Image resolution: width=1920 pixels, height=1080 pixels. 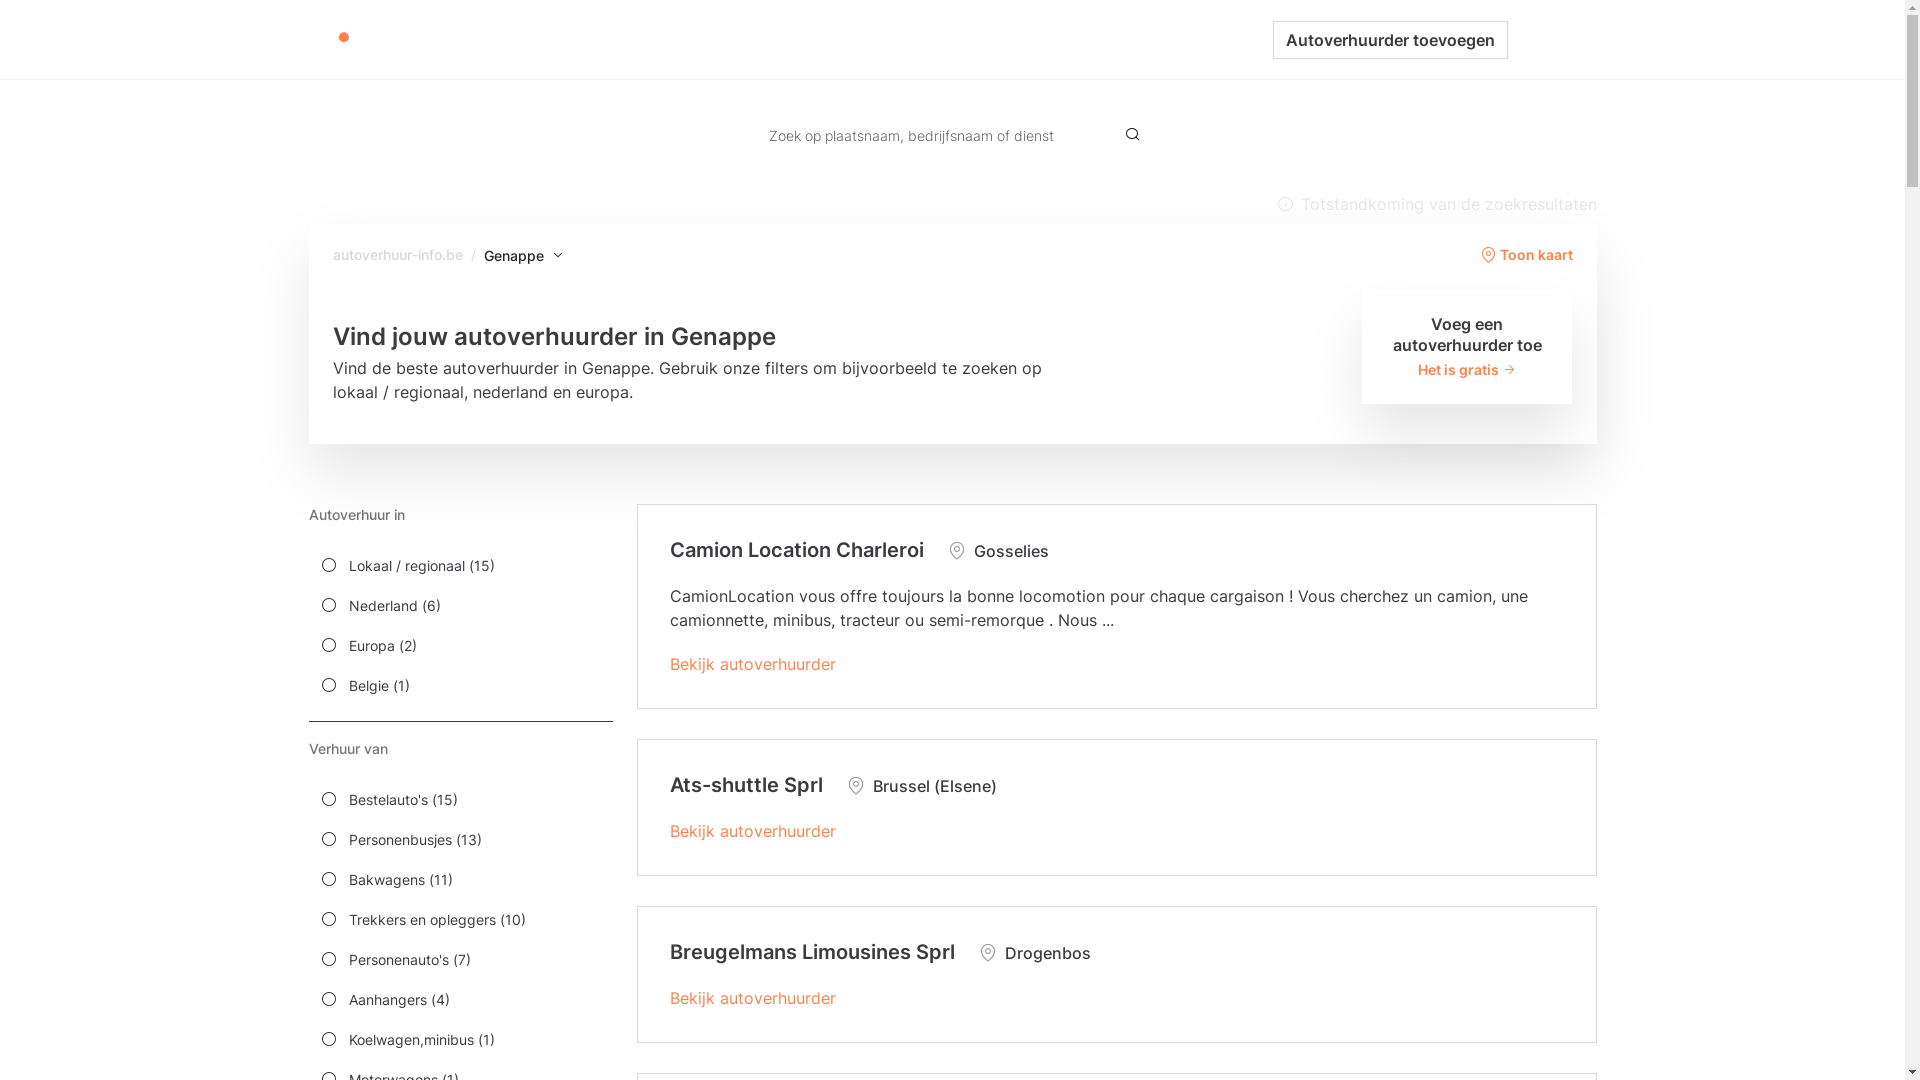 I want to click on 'Inloggen', so click(x=1551, y=39).